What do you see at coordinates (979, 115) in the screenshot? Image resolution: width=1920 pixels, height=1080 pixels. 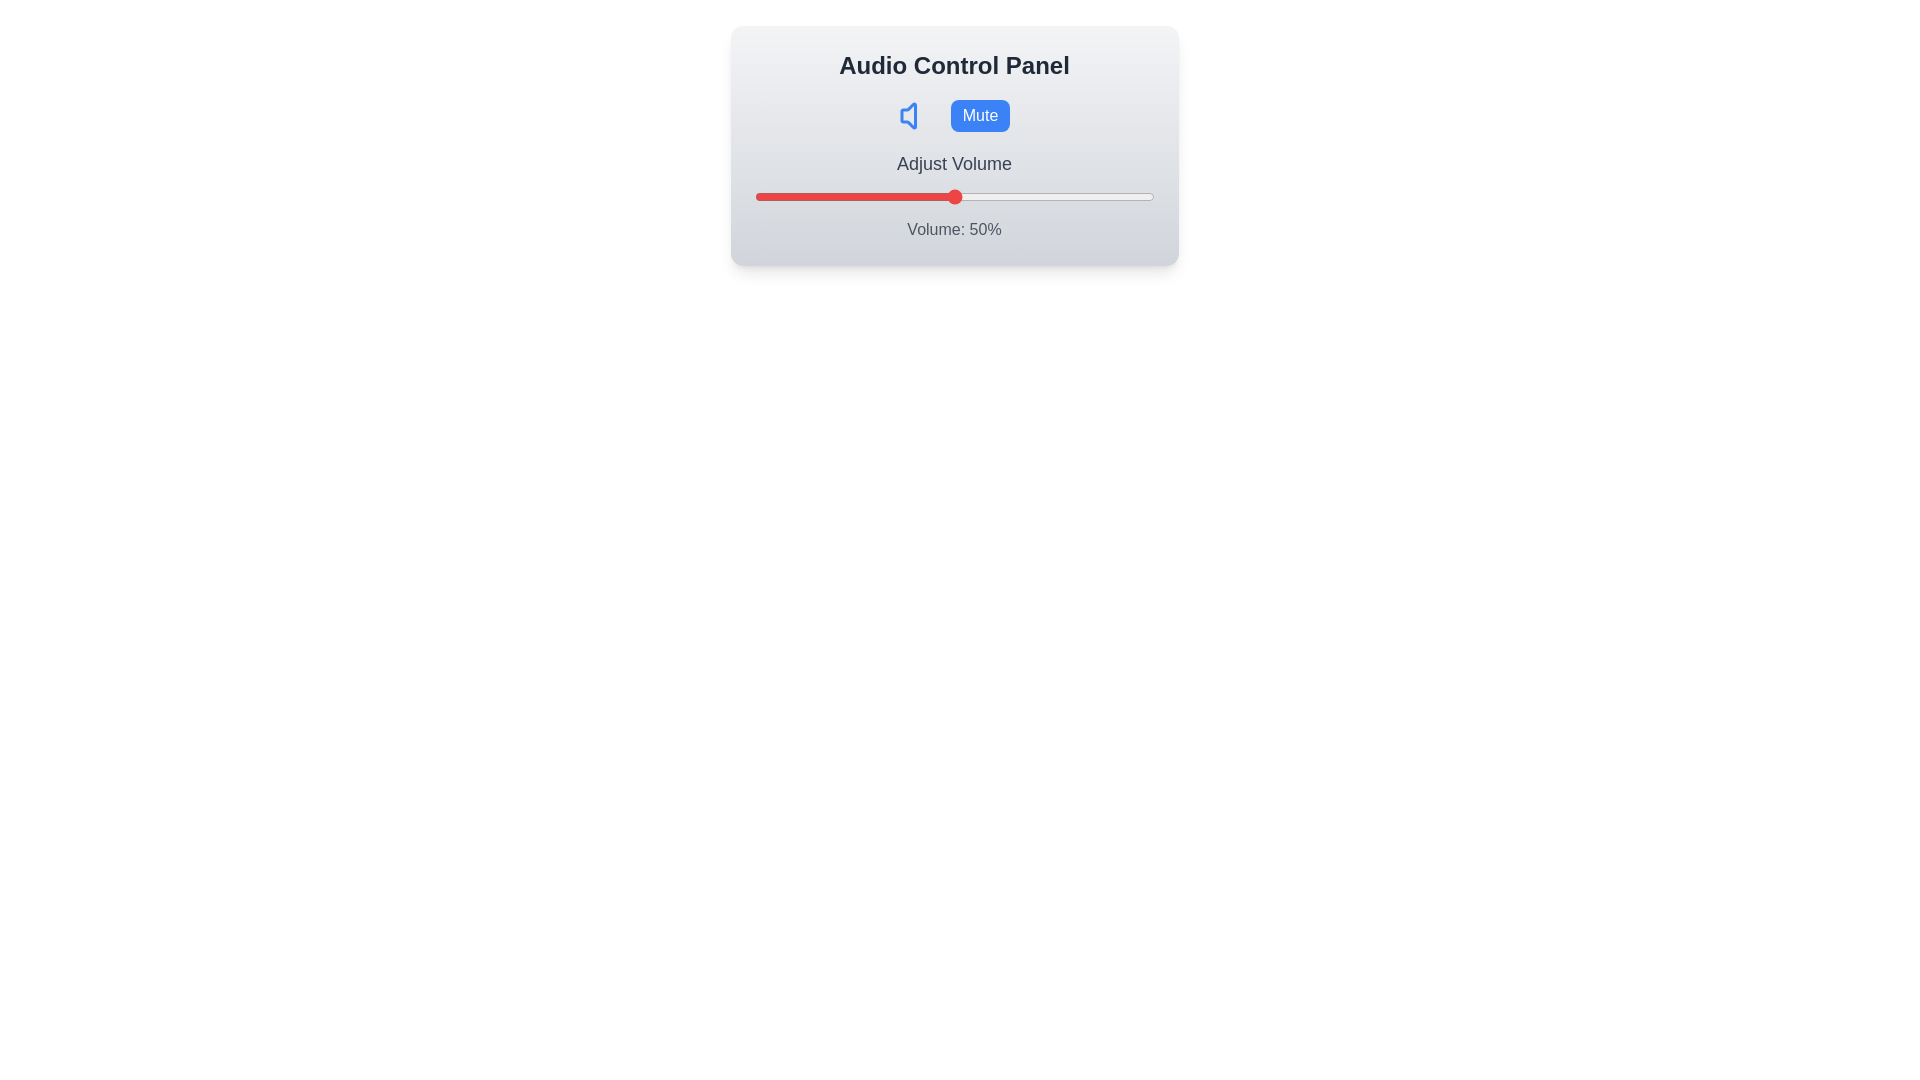 I see `the 'Mute' button to toggle the mute state` at bounding box center [979, 115].